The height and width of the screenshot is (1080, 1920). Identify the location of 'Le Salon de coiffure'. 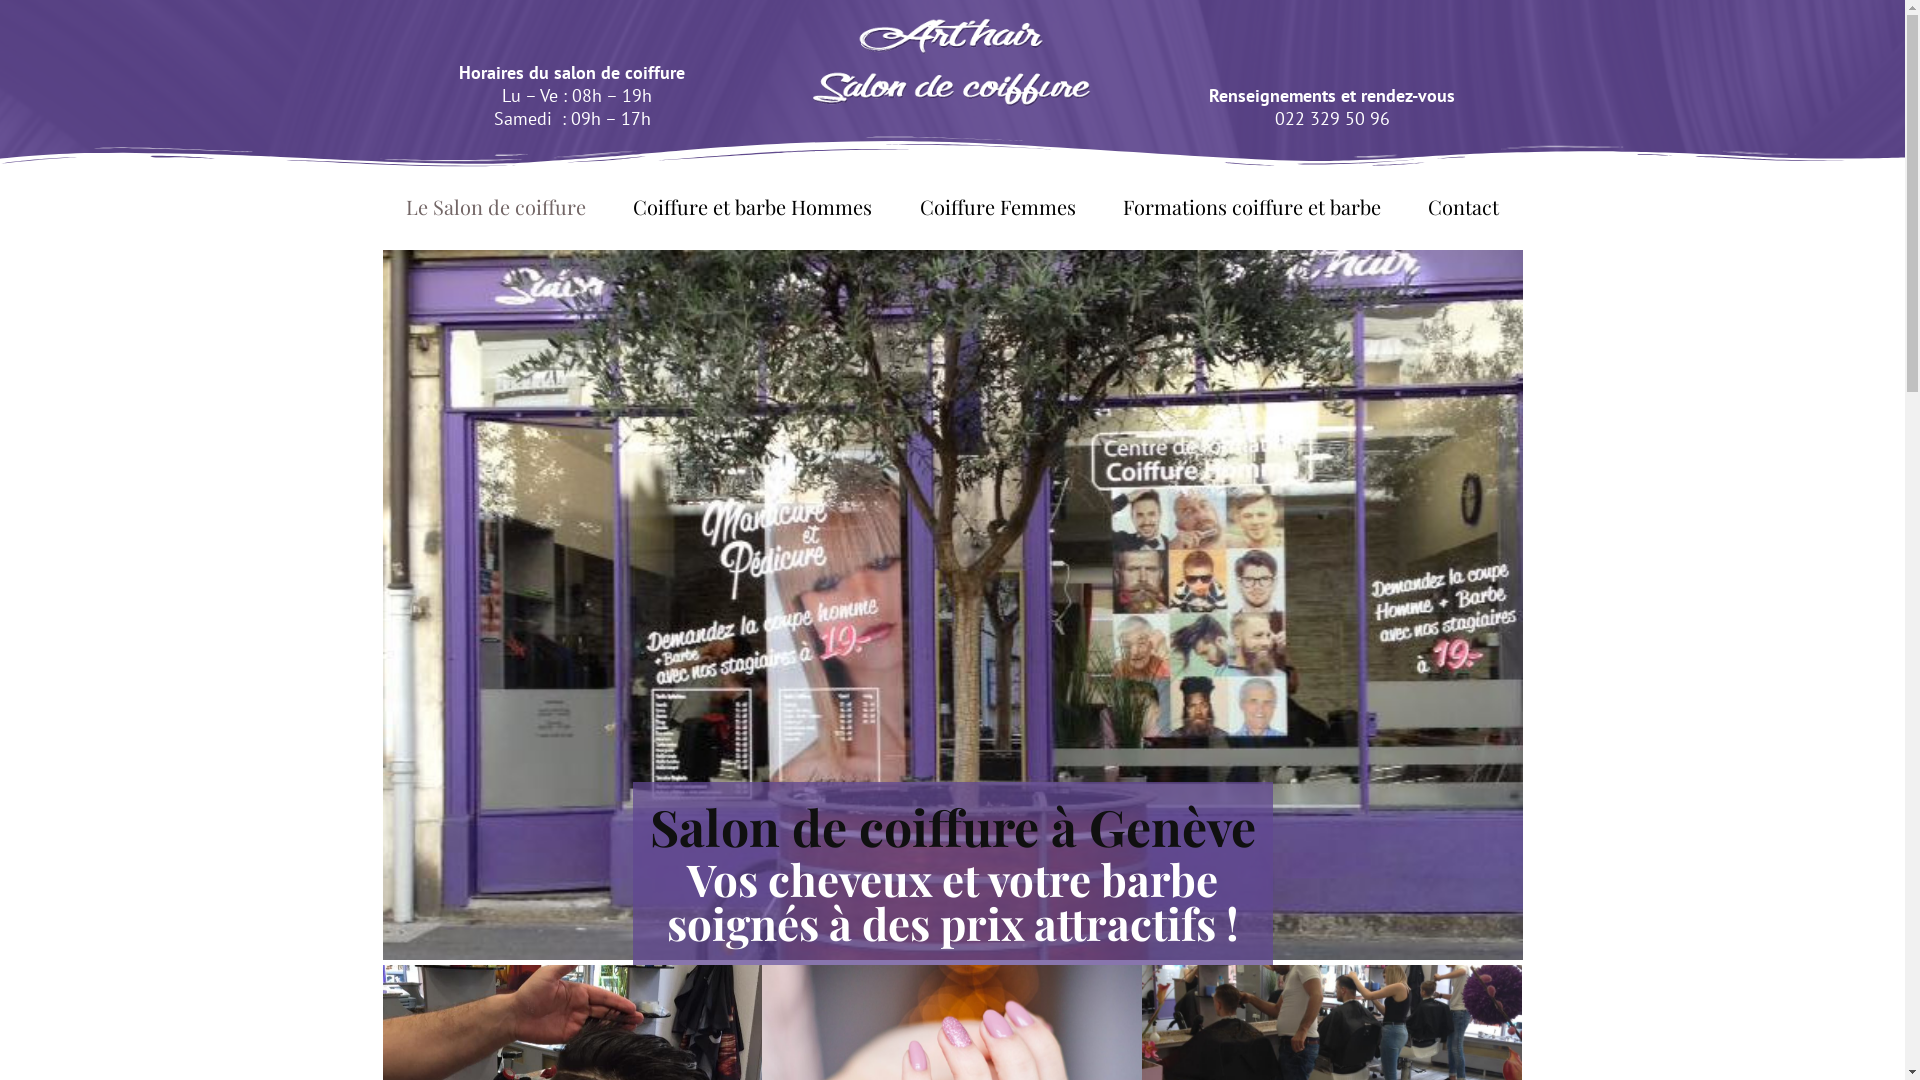
(495, 207).